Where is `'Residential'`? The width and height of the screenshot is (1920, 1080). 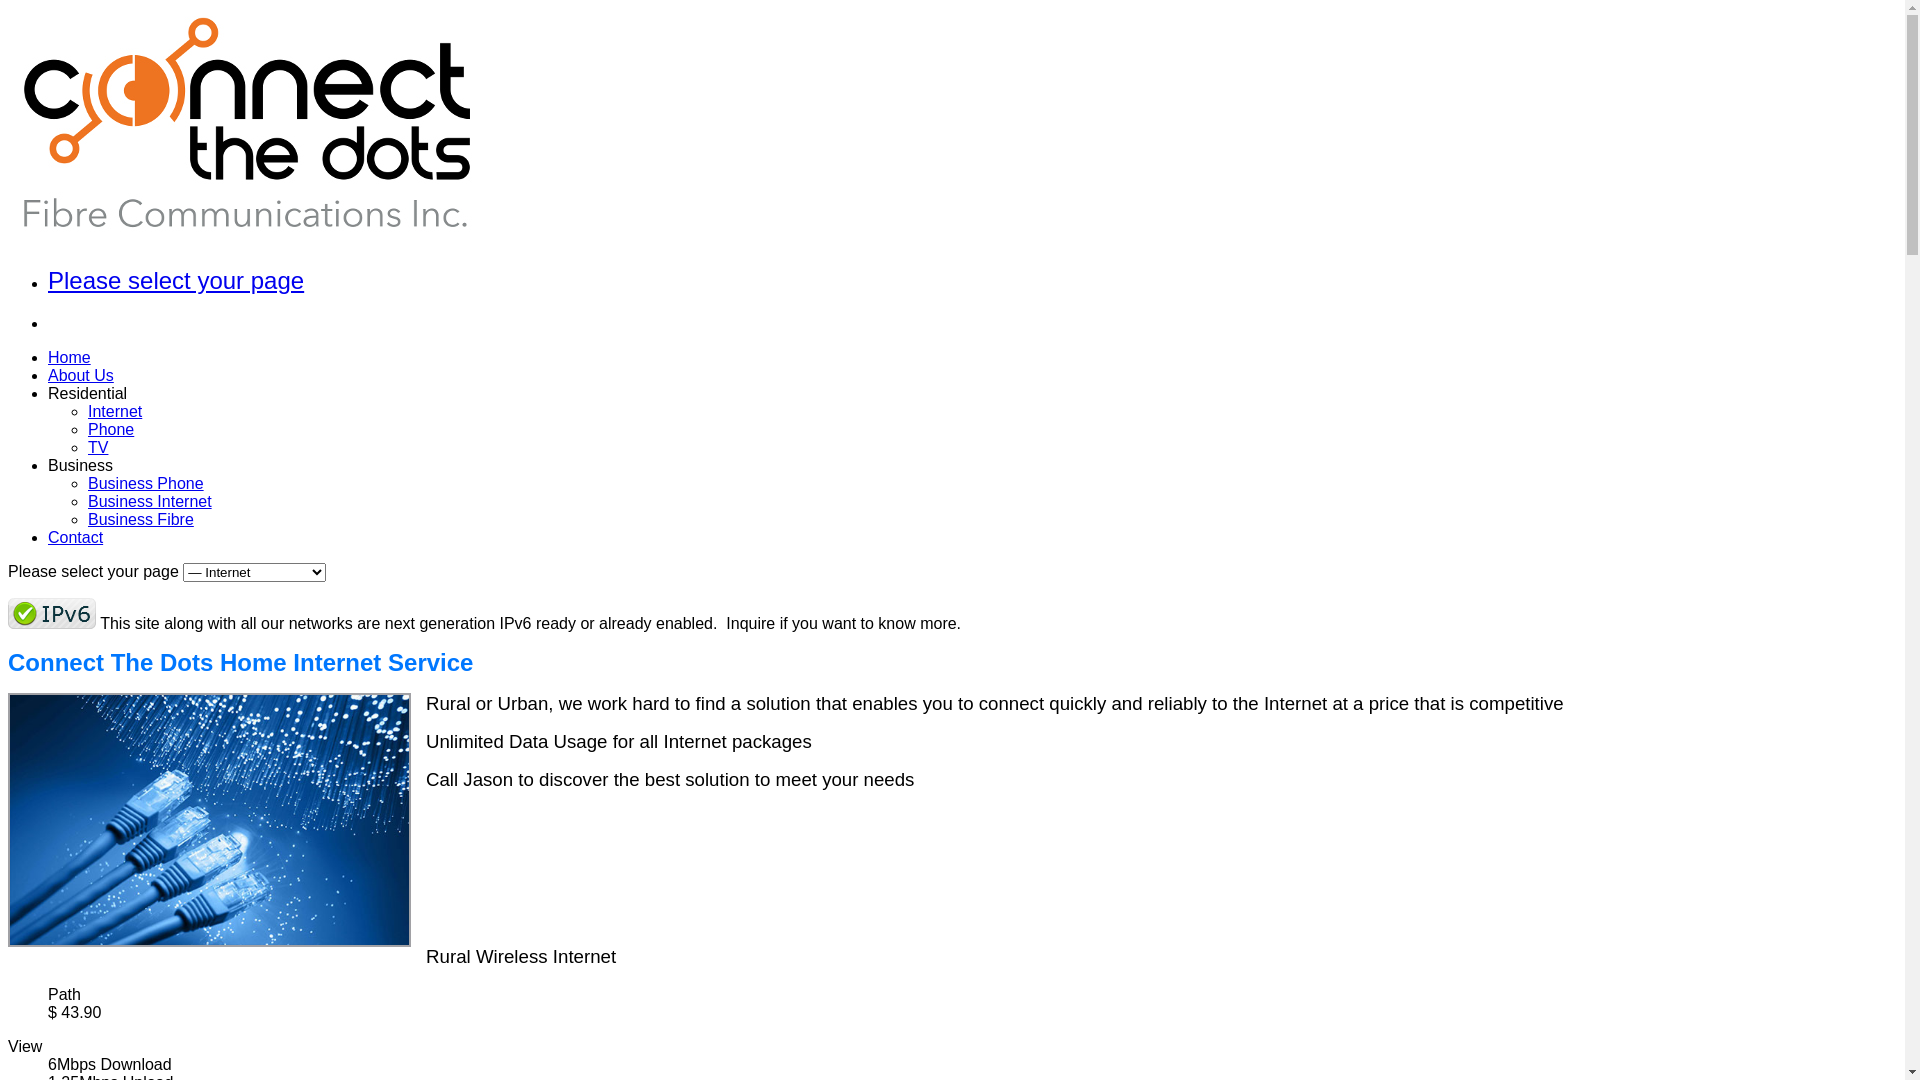 'Residential' is located at coordinates (48, 393).